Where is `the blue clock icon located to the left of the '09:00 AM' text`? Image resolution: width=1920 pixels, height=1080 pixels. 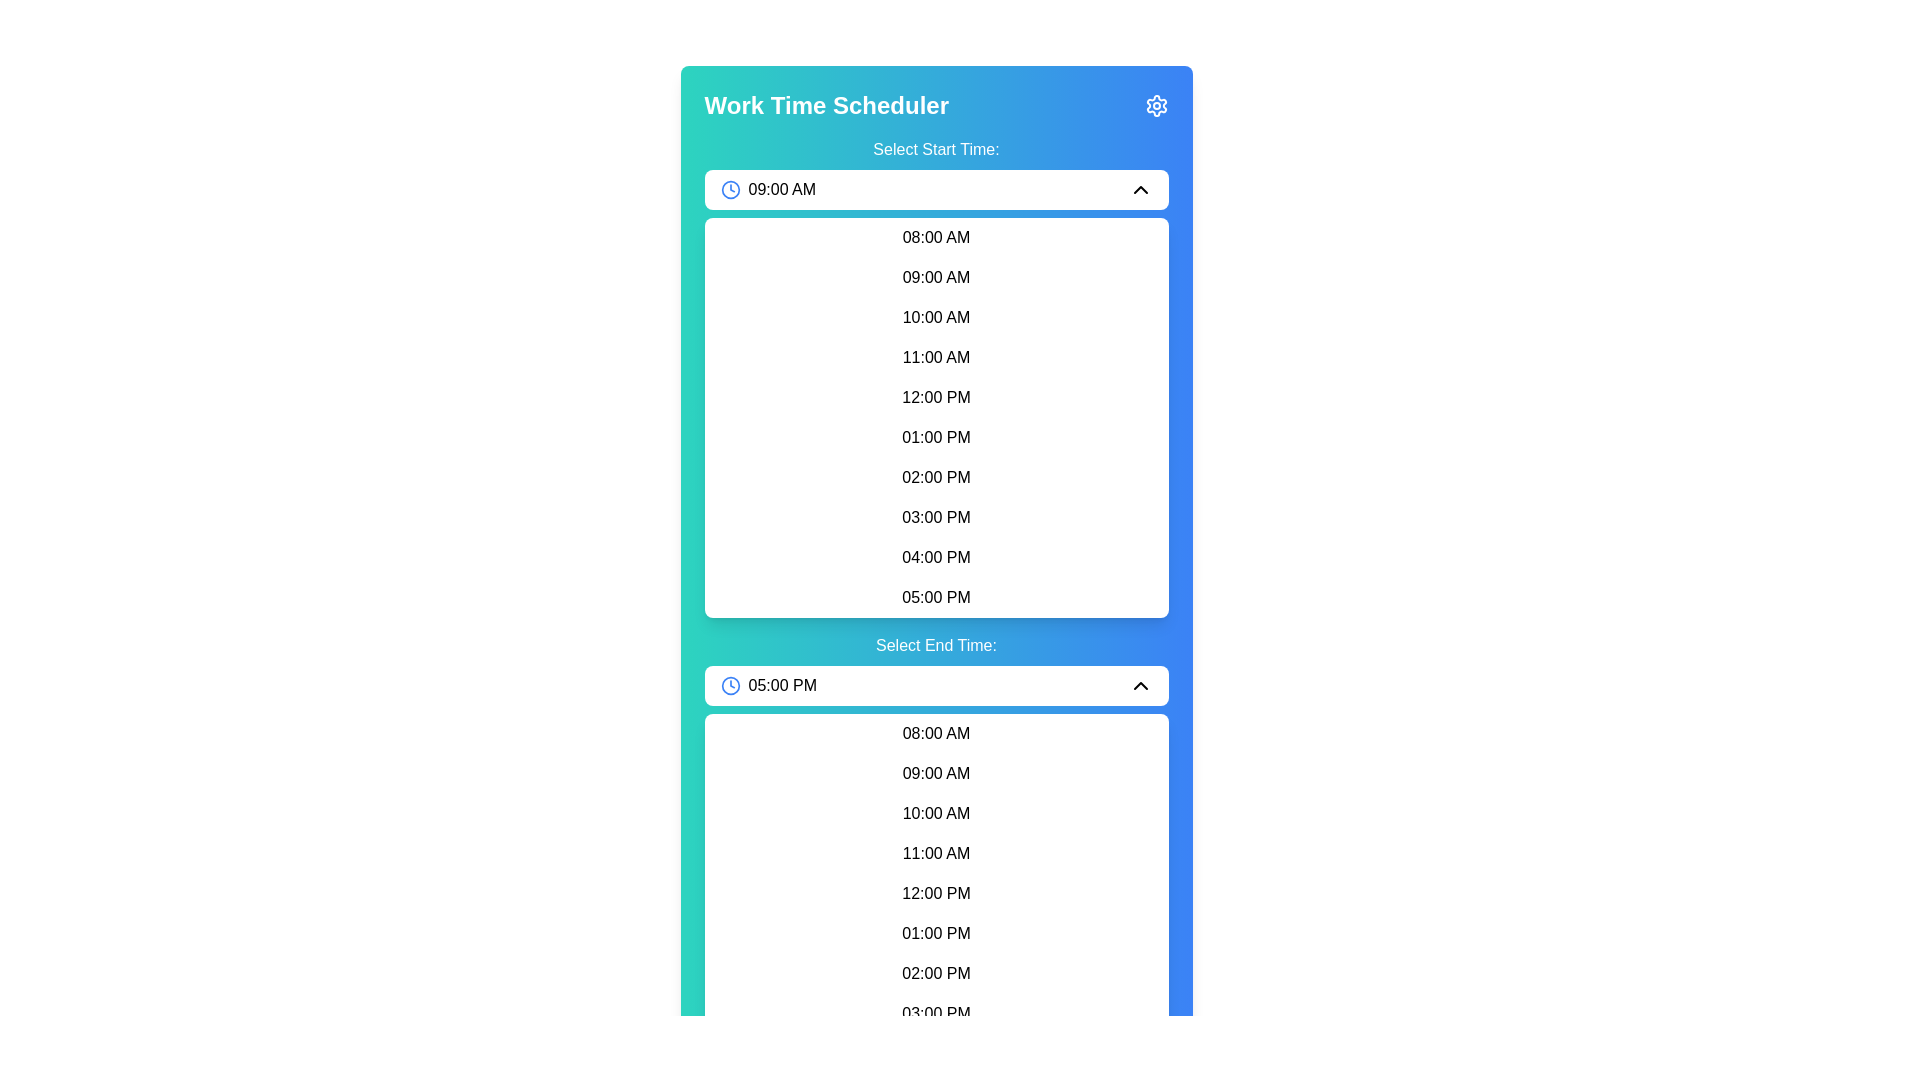
the blue clock icon located to the left of the '09:00 AM' text is located at coordinates (729, 189).